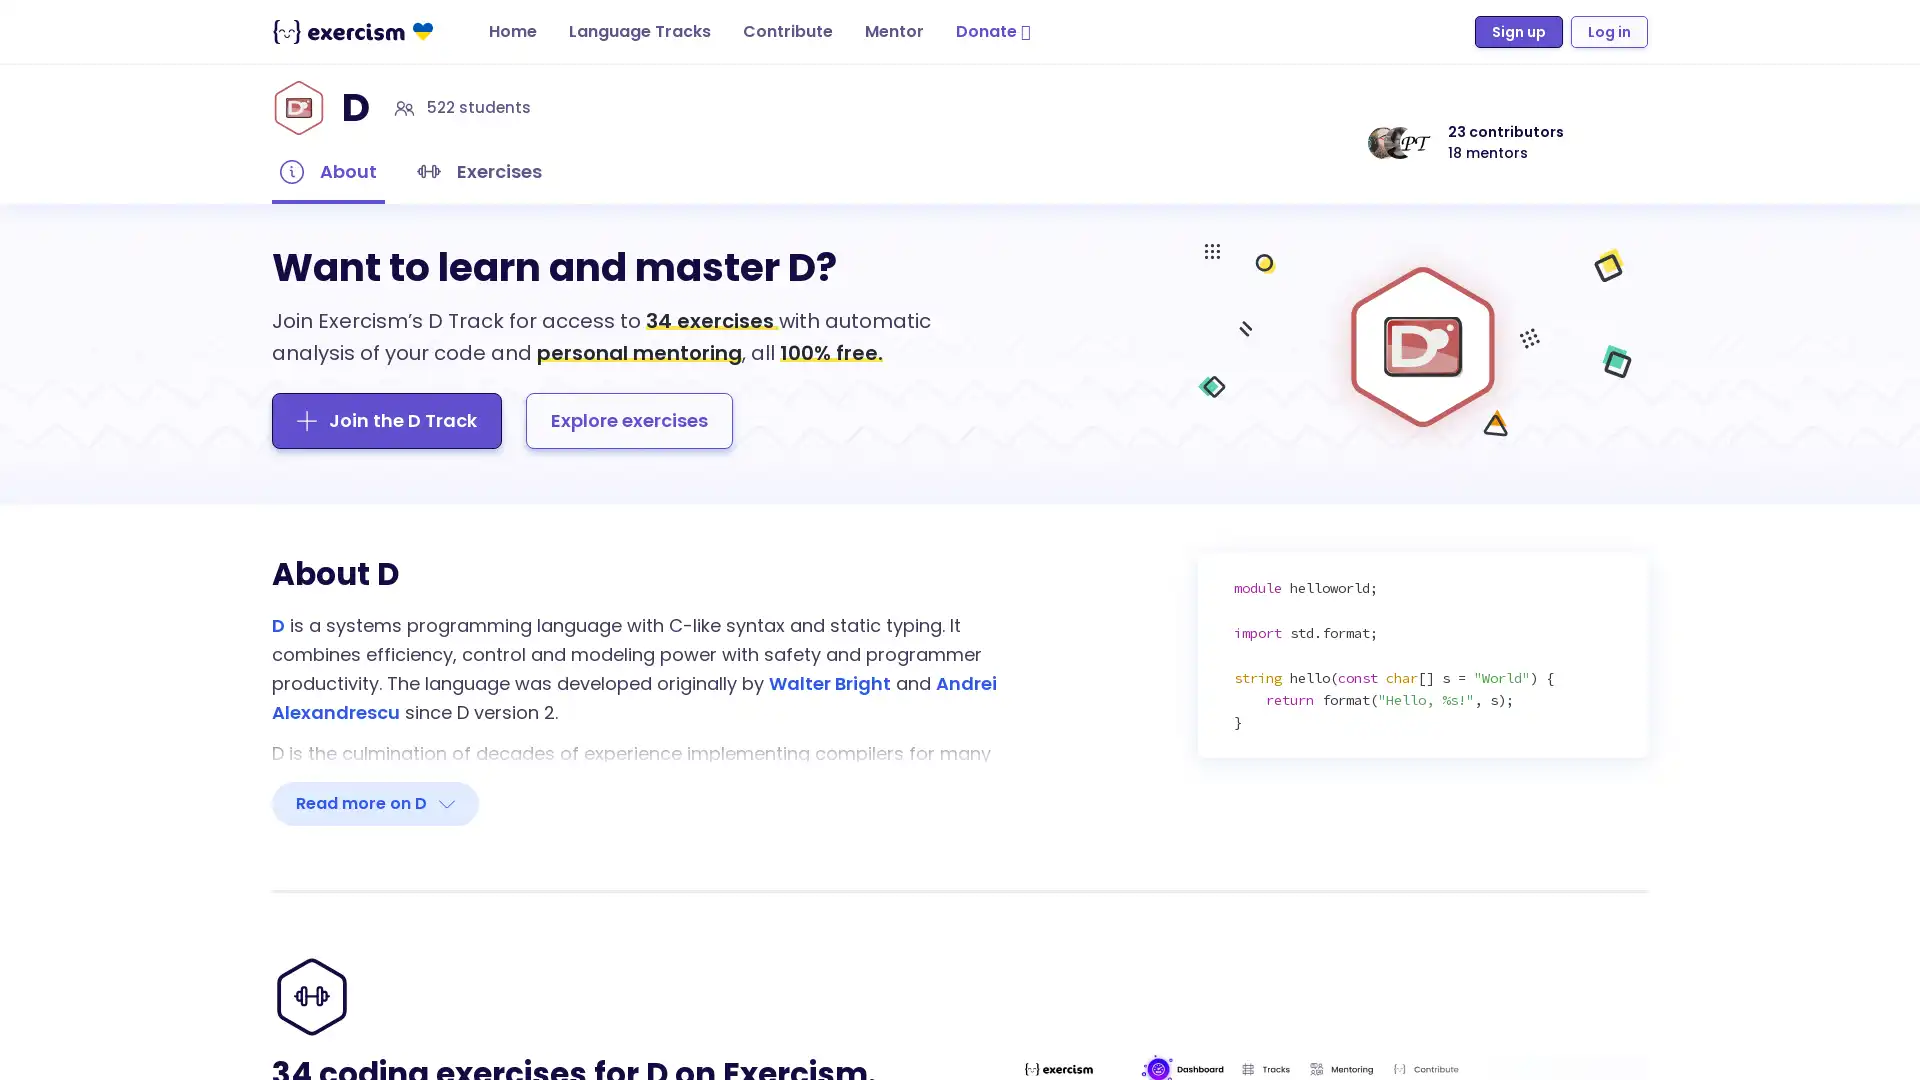 This screenshot has width=1920, height=1080. Describe the element at coordinates (375, 802) in the screenshot. I see `Read more on D` at that location.